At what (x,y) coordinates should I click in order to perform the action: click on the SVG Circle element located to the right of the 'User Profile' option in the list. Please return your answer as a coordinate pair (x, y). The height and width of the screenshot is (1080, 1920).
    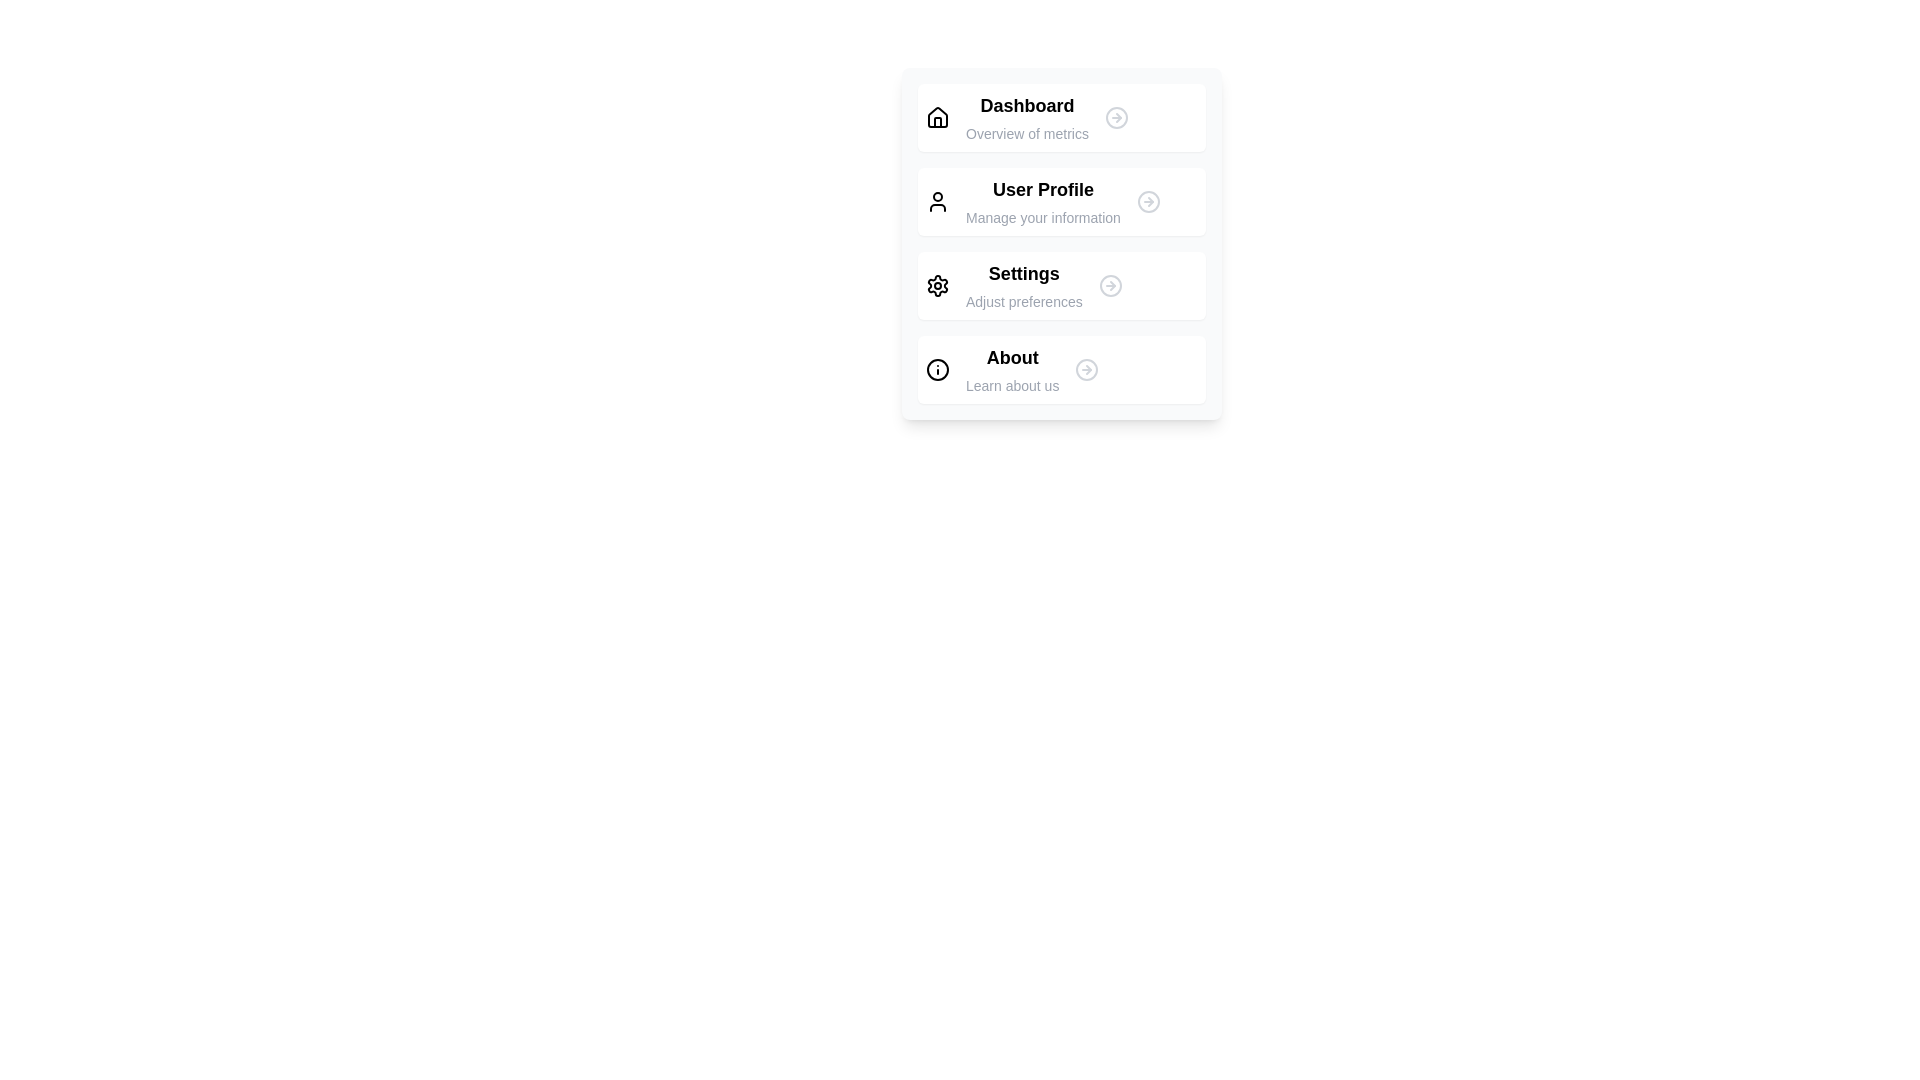
    Looking at the image, I should click on (1148, 201).